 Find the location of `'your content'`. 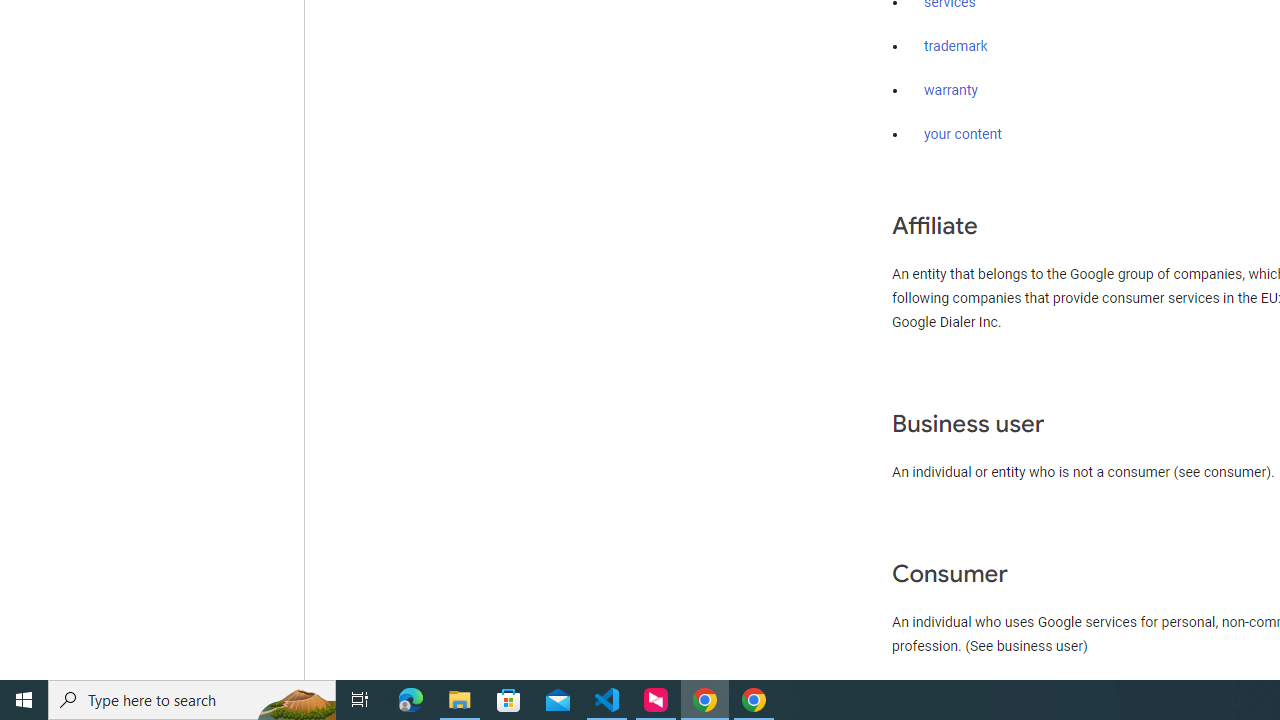

'your content' is located at coordinates (963, 135).